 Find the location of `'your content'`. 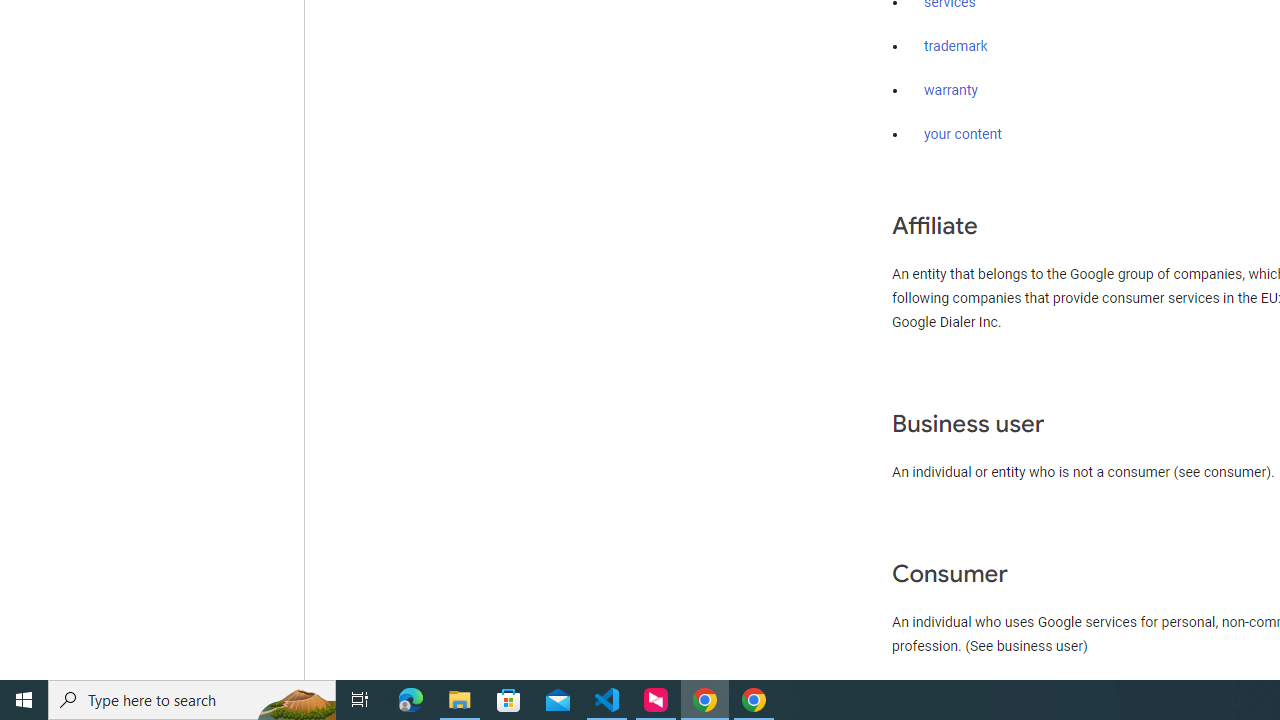

'your content' is located at coordinates (963, 135).